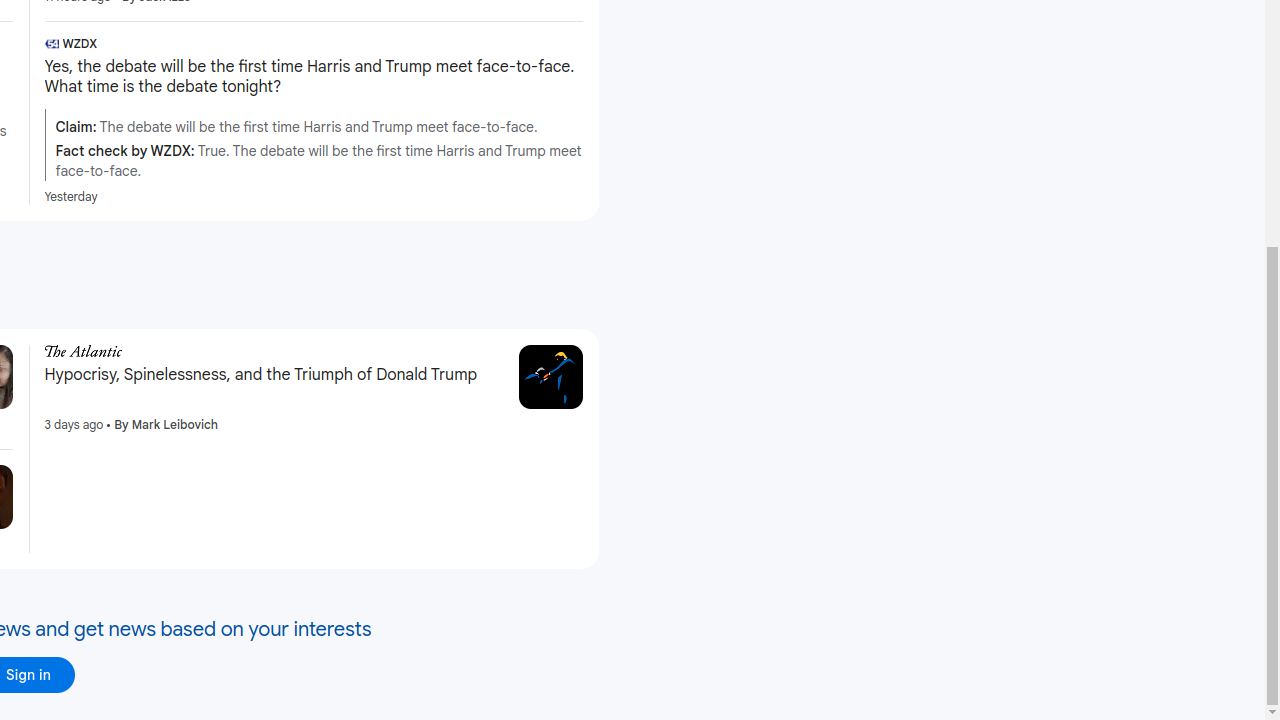  Describe the element at coordinates (496, 353) in the screenshot. I see `'More - Hypocrisy, Spinelessness, and the Triumph of Donald Trump'` at that location.